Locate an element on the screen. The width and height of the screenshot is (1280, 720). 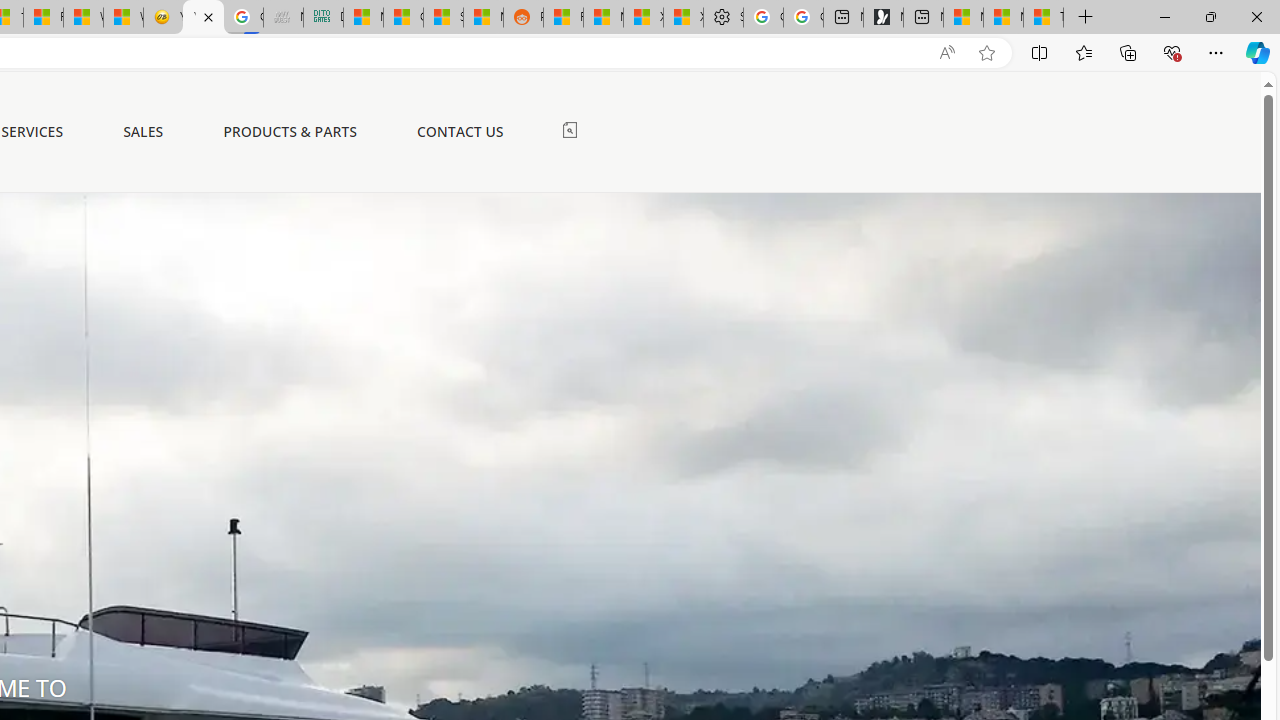
'CONTACT US' is located at coordinates (459, 132).